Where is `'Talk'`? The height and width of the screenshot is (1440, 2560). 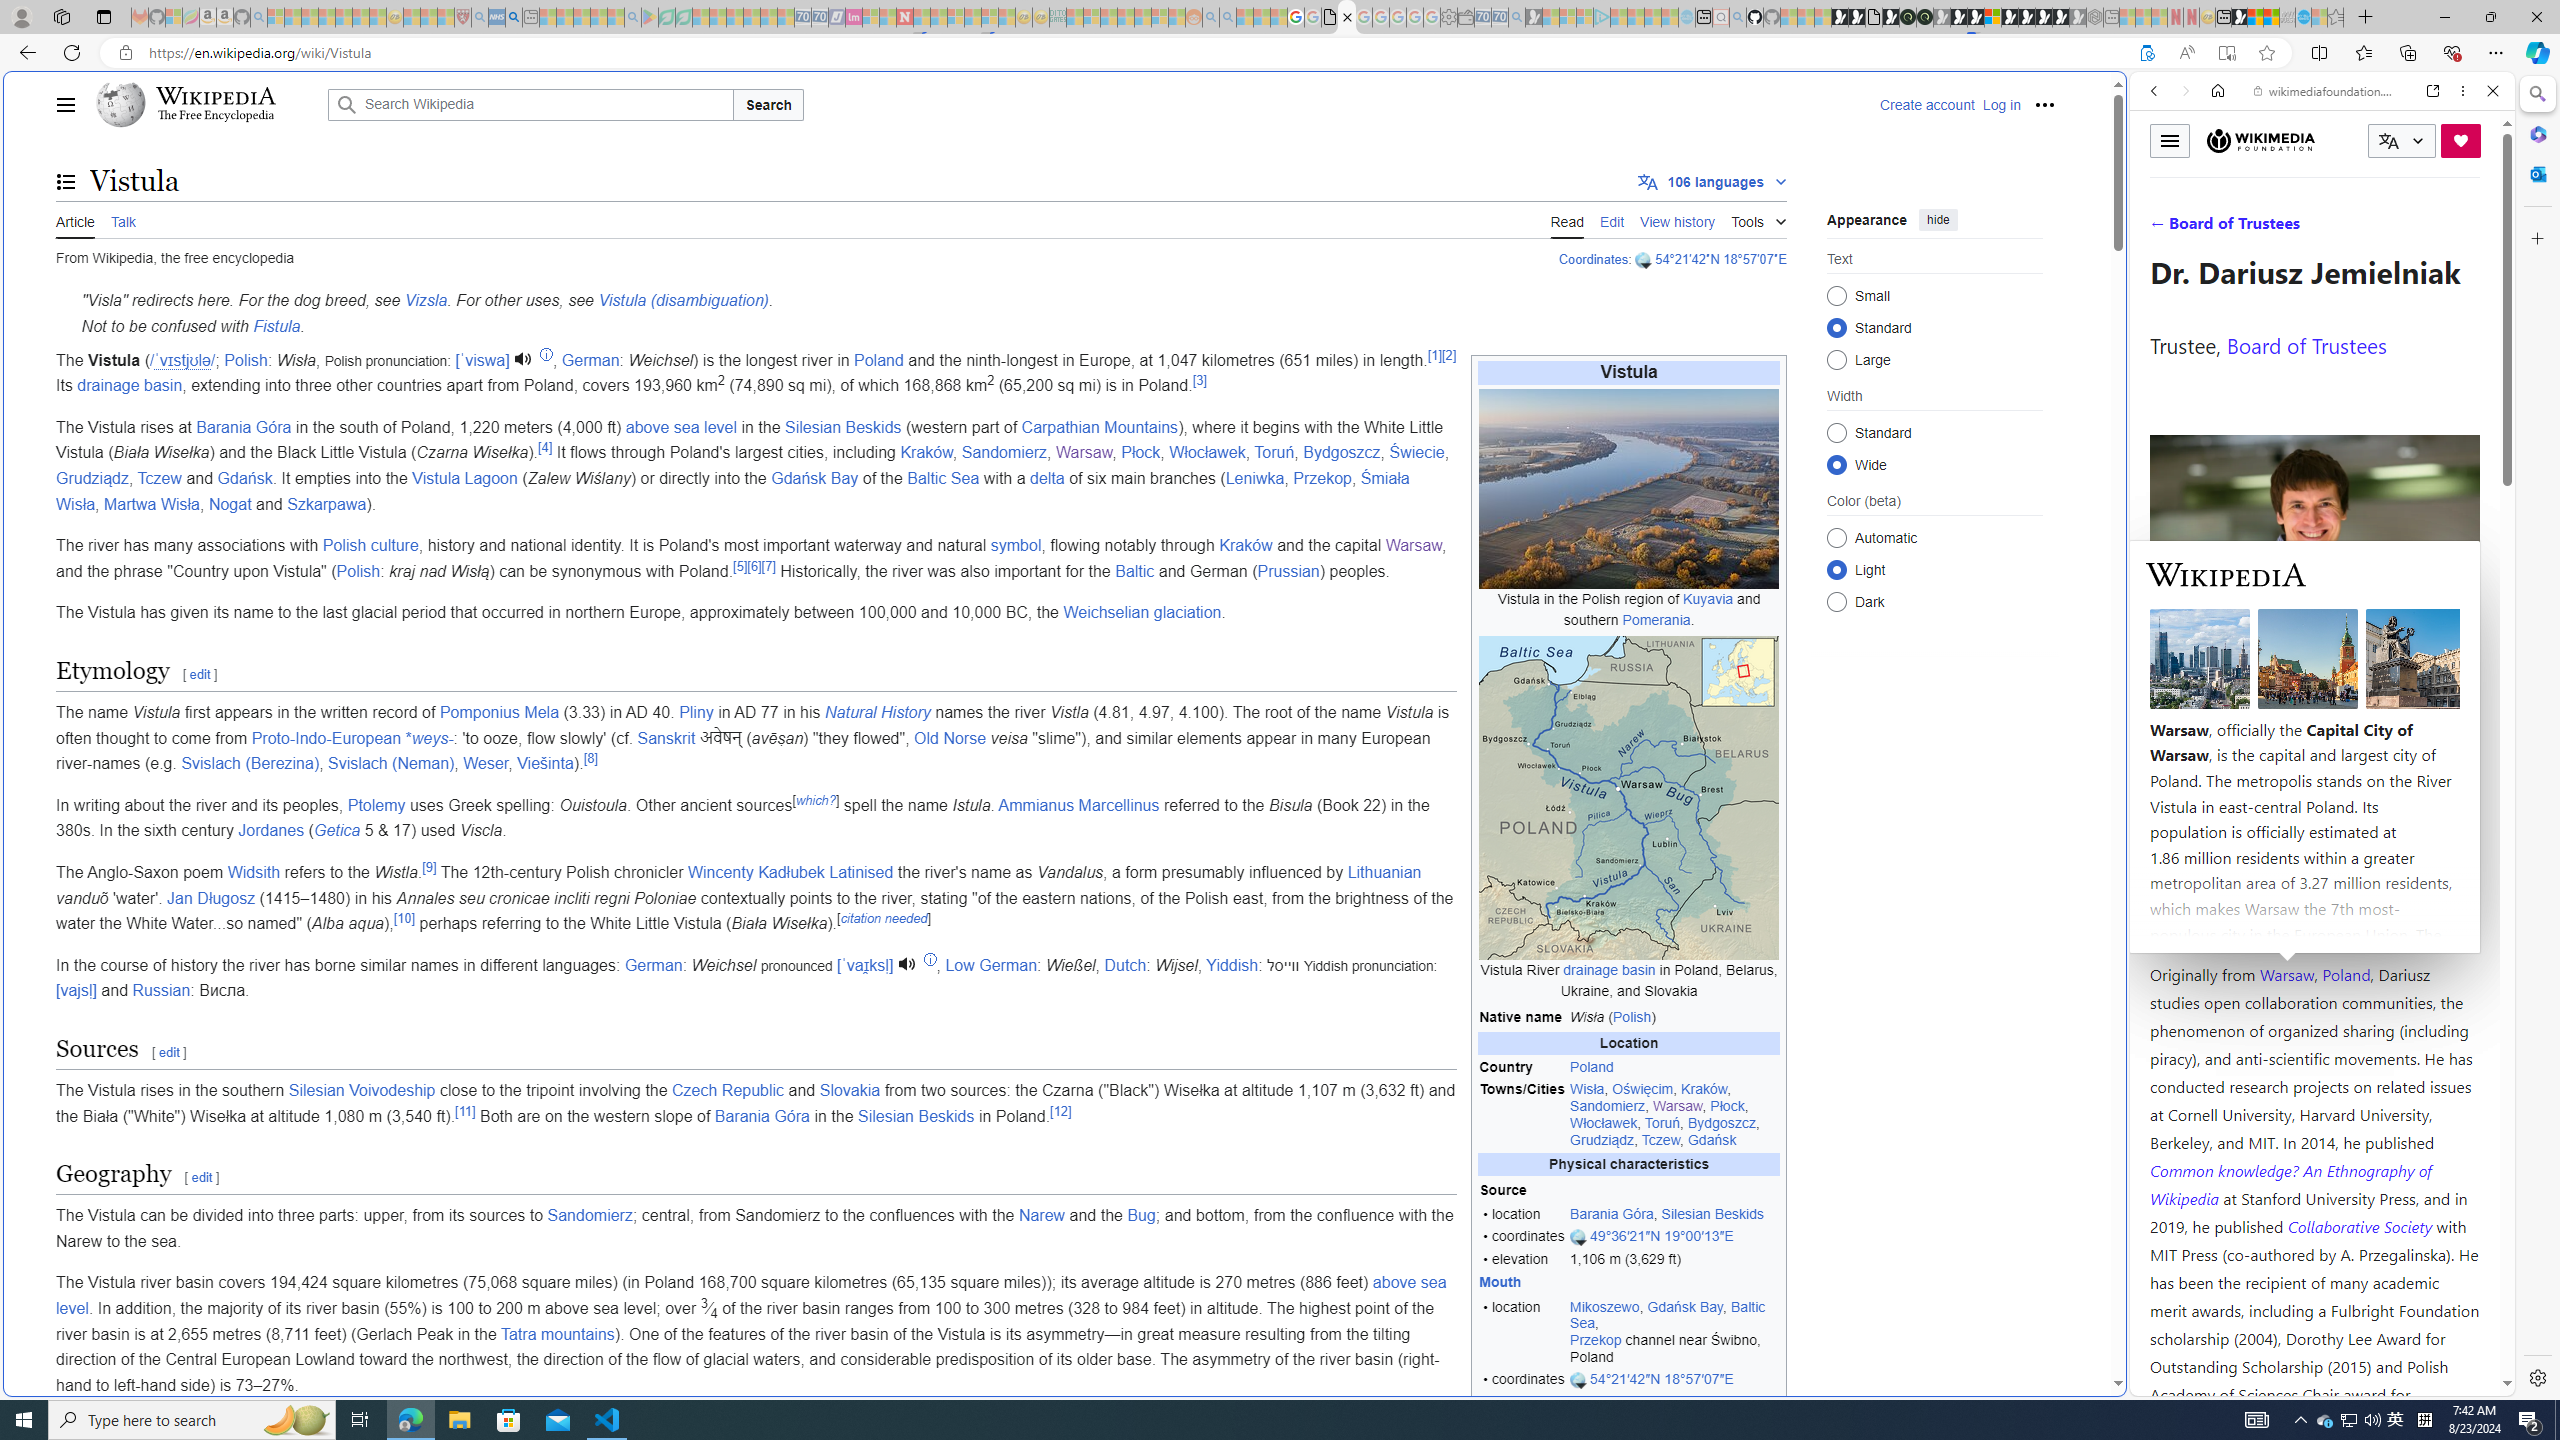
'Talk' is located at coordinates (122, 219).